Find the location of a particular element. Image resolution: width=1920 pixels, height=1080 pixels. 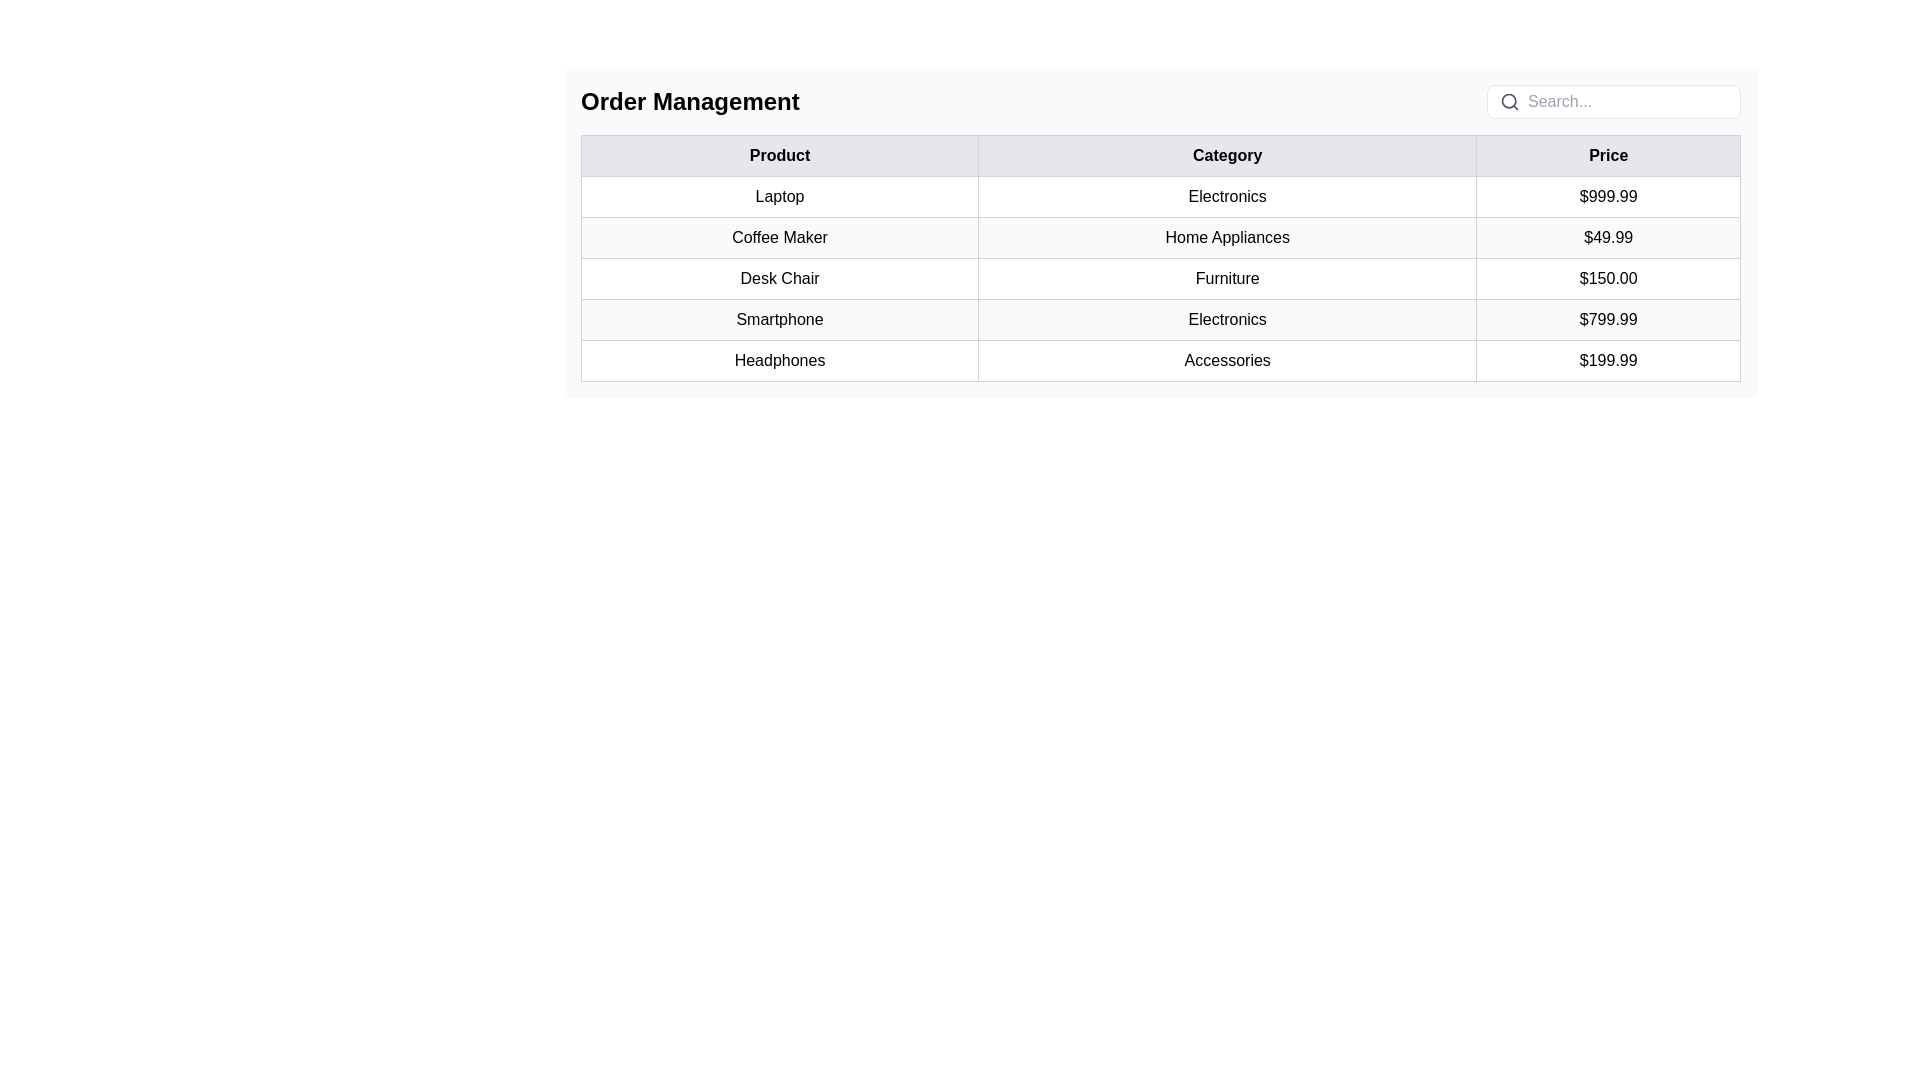

the 'Electronics' label in the category column for the 'Smartphone' entry in the table is located at coordinates (1226, 319).